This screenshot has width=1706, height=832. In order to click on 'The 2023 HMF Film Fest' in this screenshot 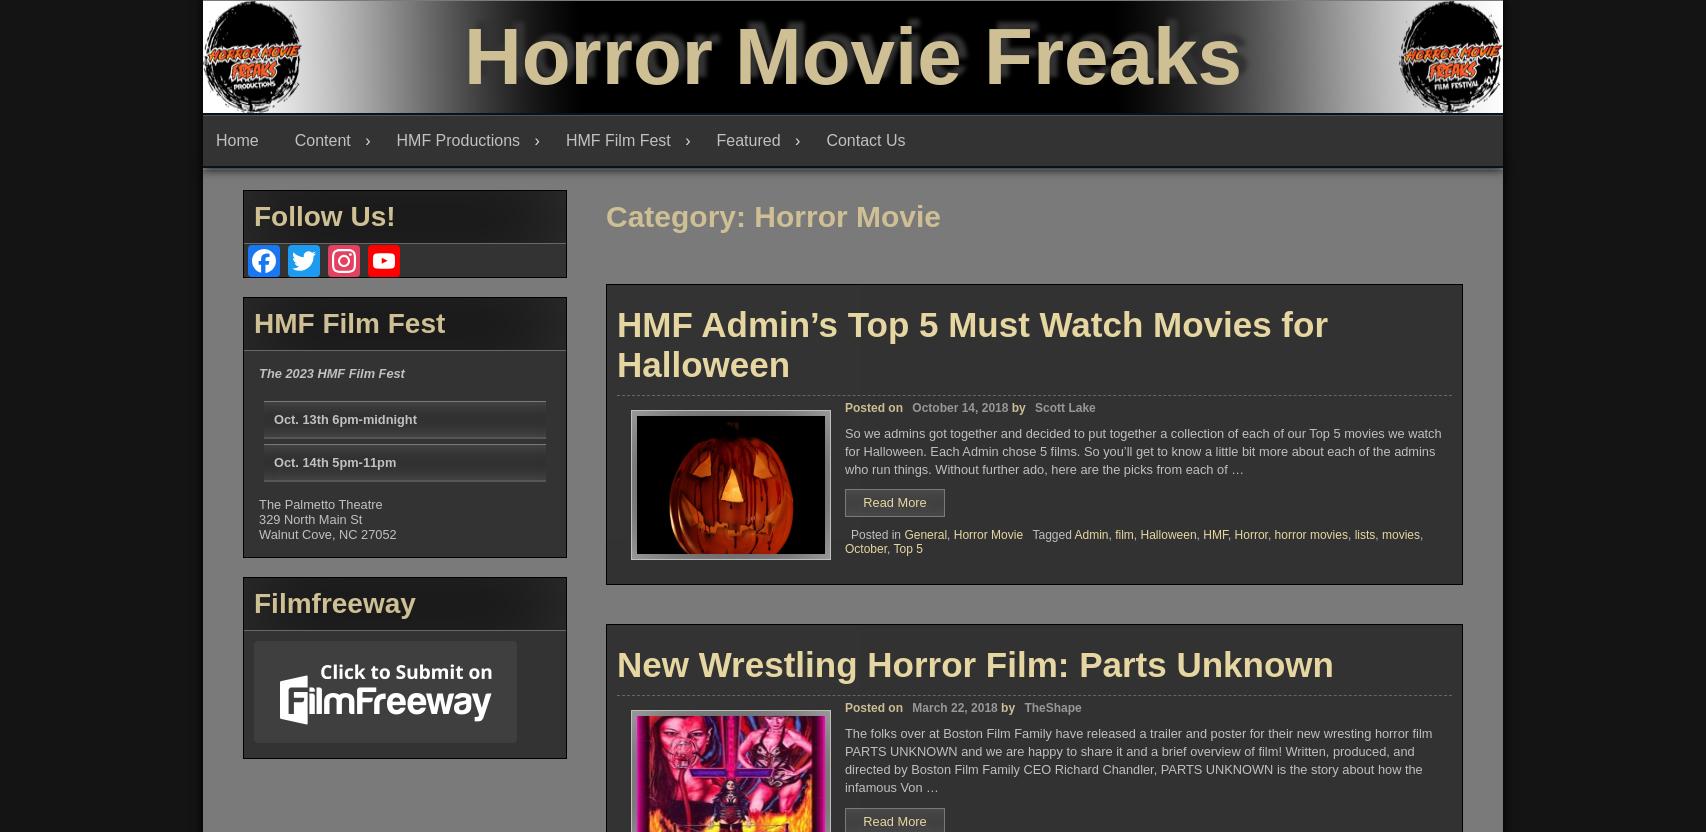, I will do `click(331, 371)`.